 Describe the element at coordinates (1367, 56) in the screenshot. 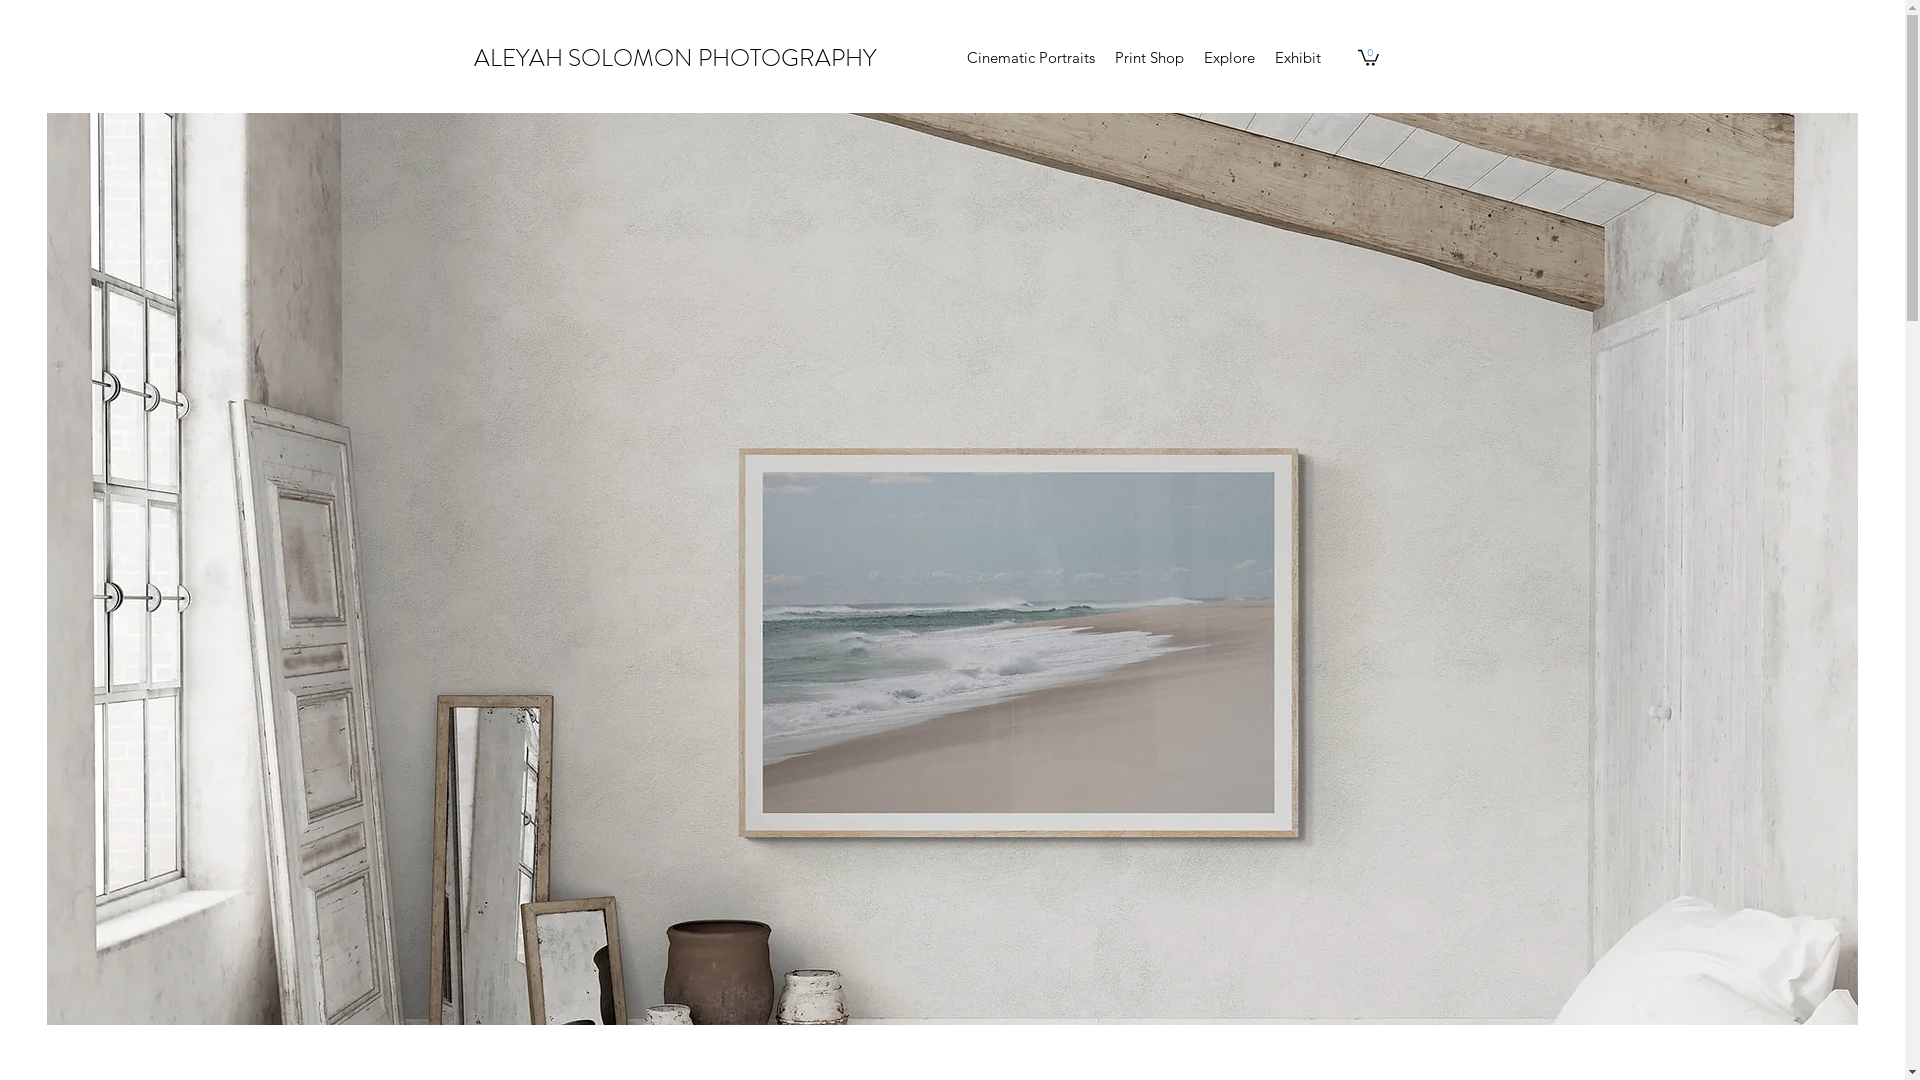

I see `'0'` at that location.